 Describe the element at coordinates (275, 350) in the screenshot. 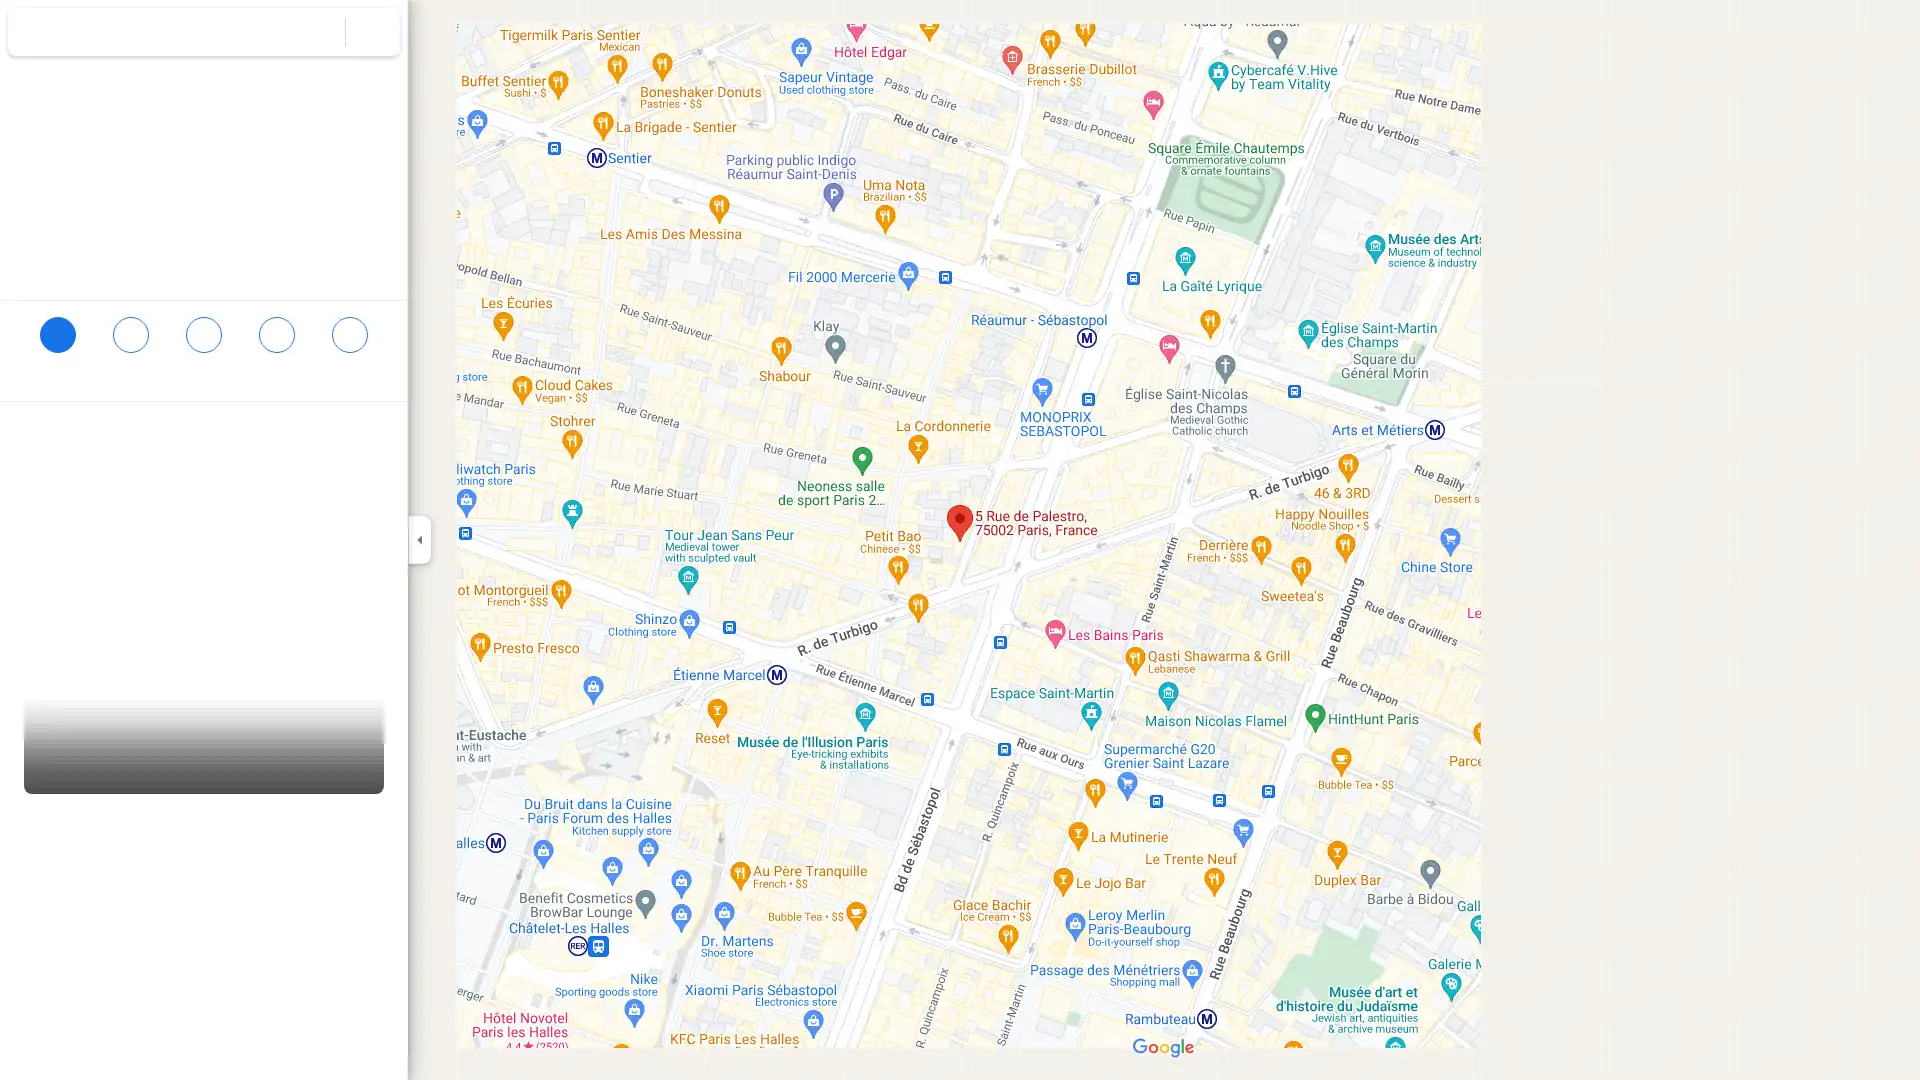

I see `Send 5 Rue de Palestro to your phone` at that location.